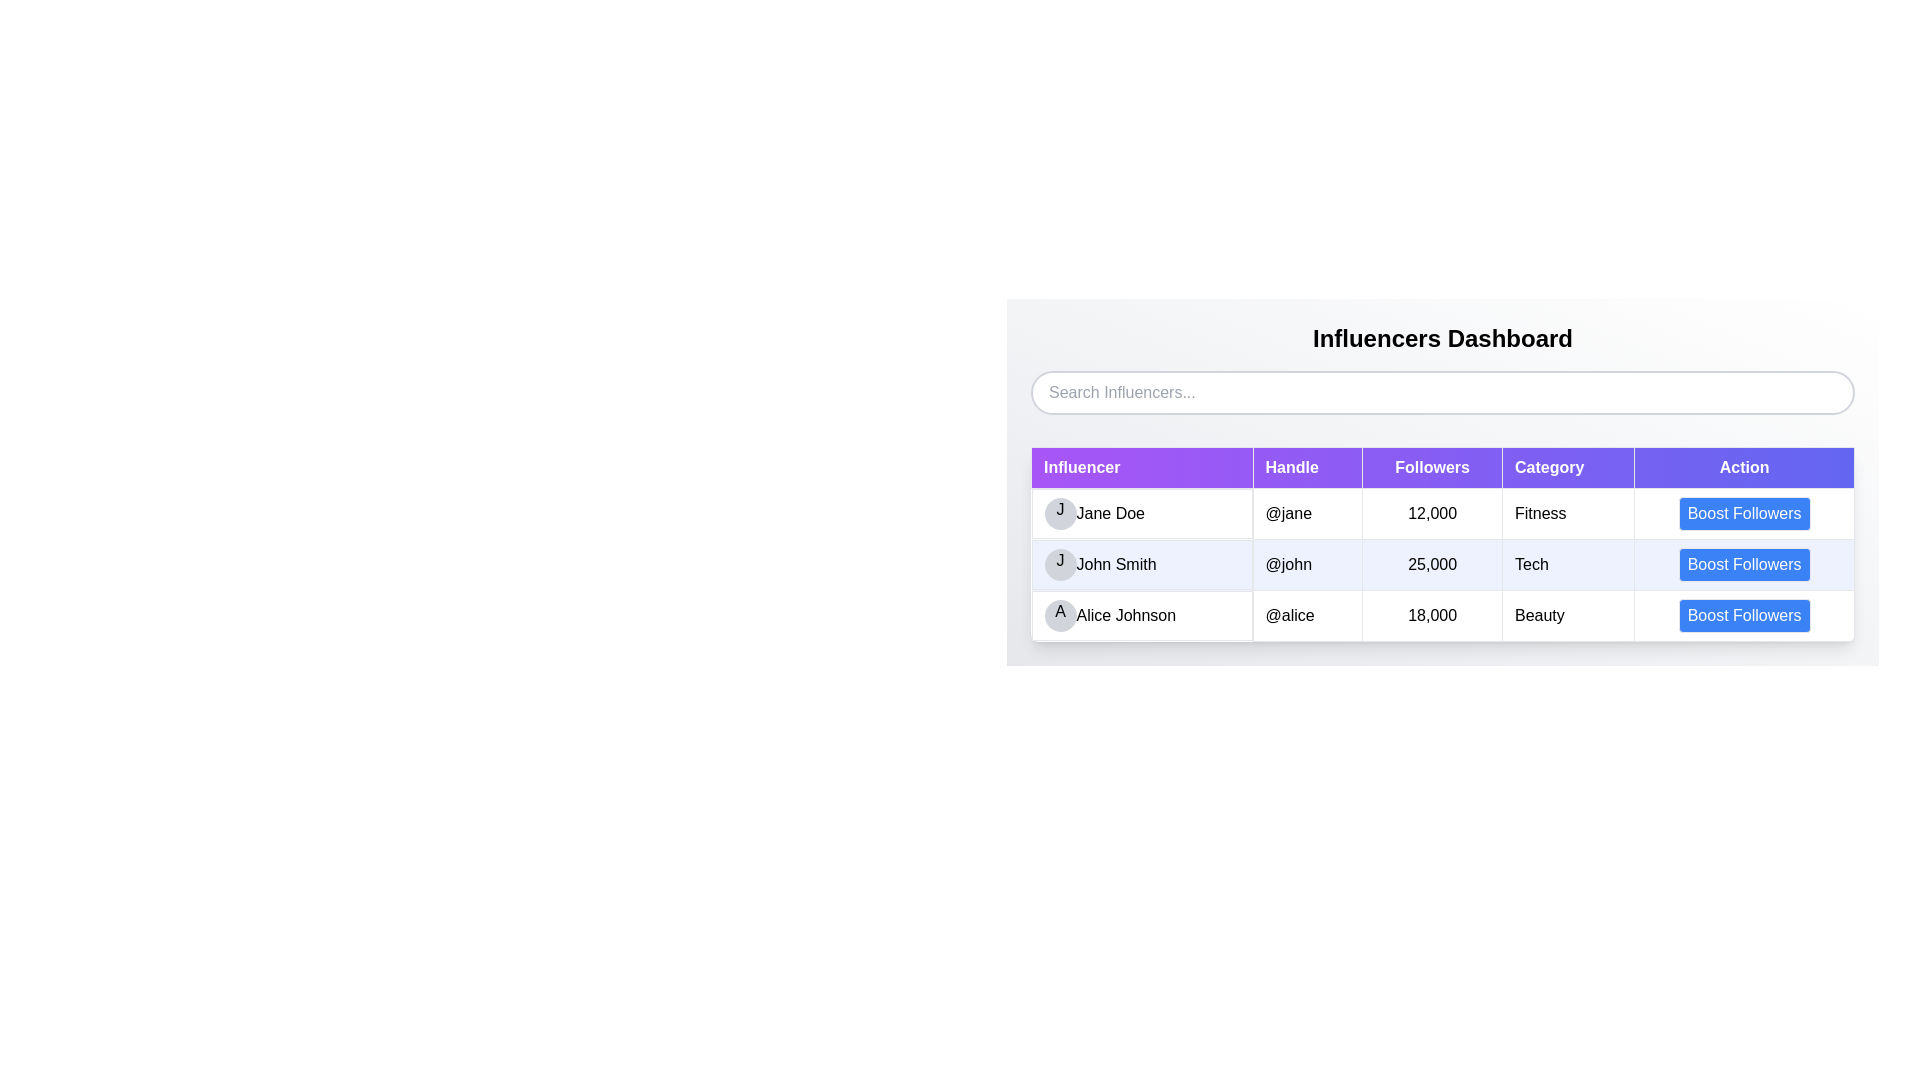 The height and width of the screenshot is (1080, 1920). What do you see at coordinates (1743, 615) in the screenshot?
I see `the 'Boost Followers' button located in the last row of the 'Influencers Dashboard' table for Alice Johnson to initiate the action` at bounding box center [1743, 615].